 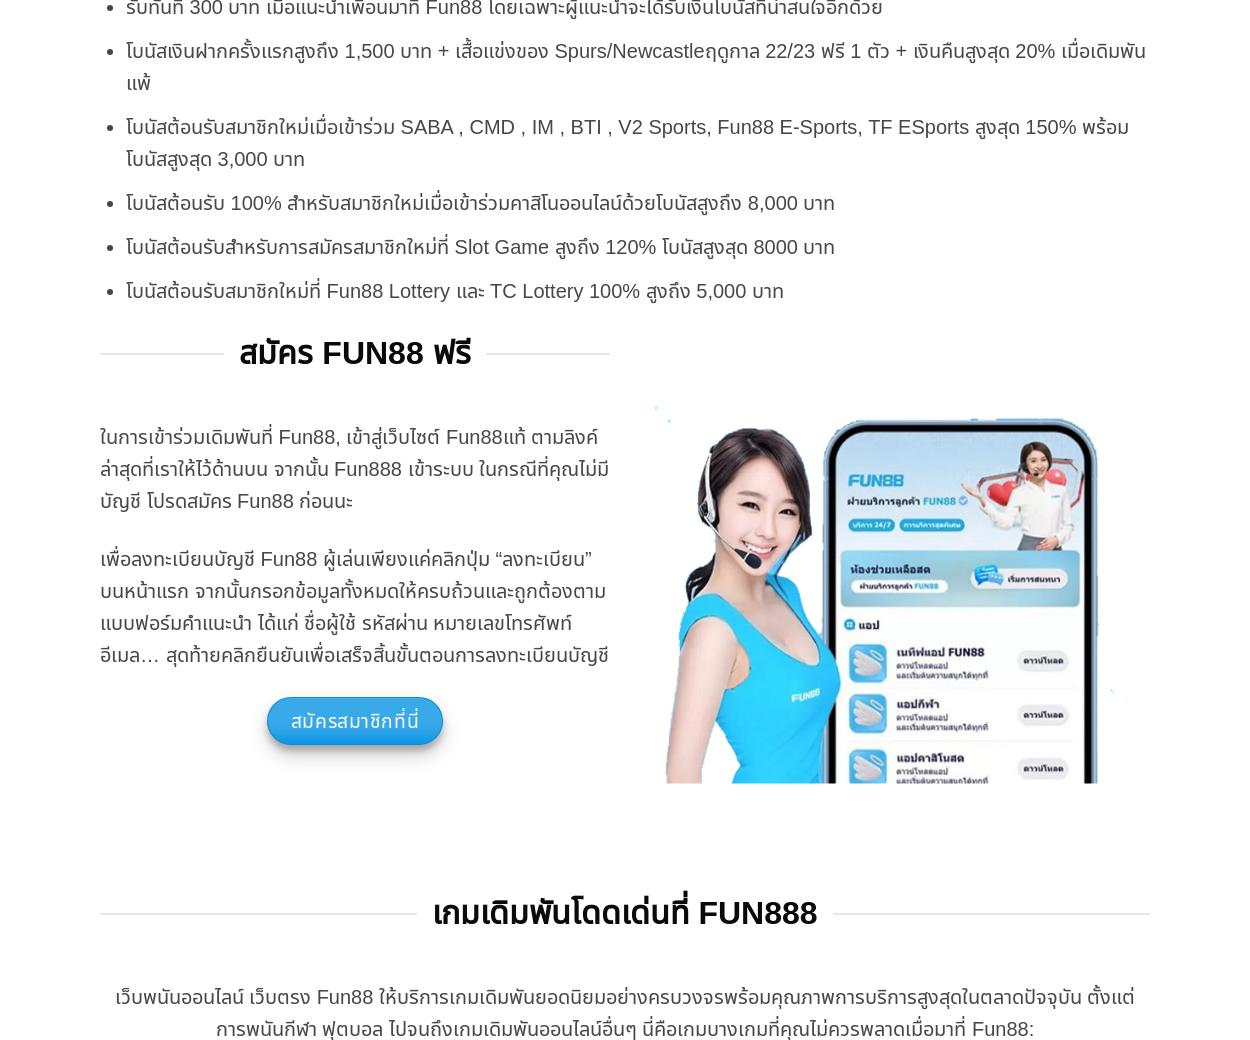 I want to click on 'ในการเข้าร่วมเดิมพันที่ Fun88, เข้าสู่เว็บไซต์ Fun88แท้ ตามลิงค์ล่าสุดที่เราให้ไว้ด้านบน จากนั้น Fun888 เข้าระบบ ในกรณีที่คุณไม่มีบัญชี โปรดสมัคร Fun88 ก่อนนะ', so click(x=353, y=468).